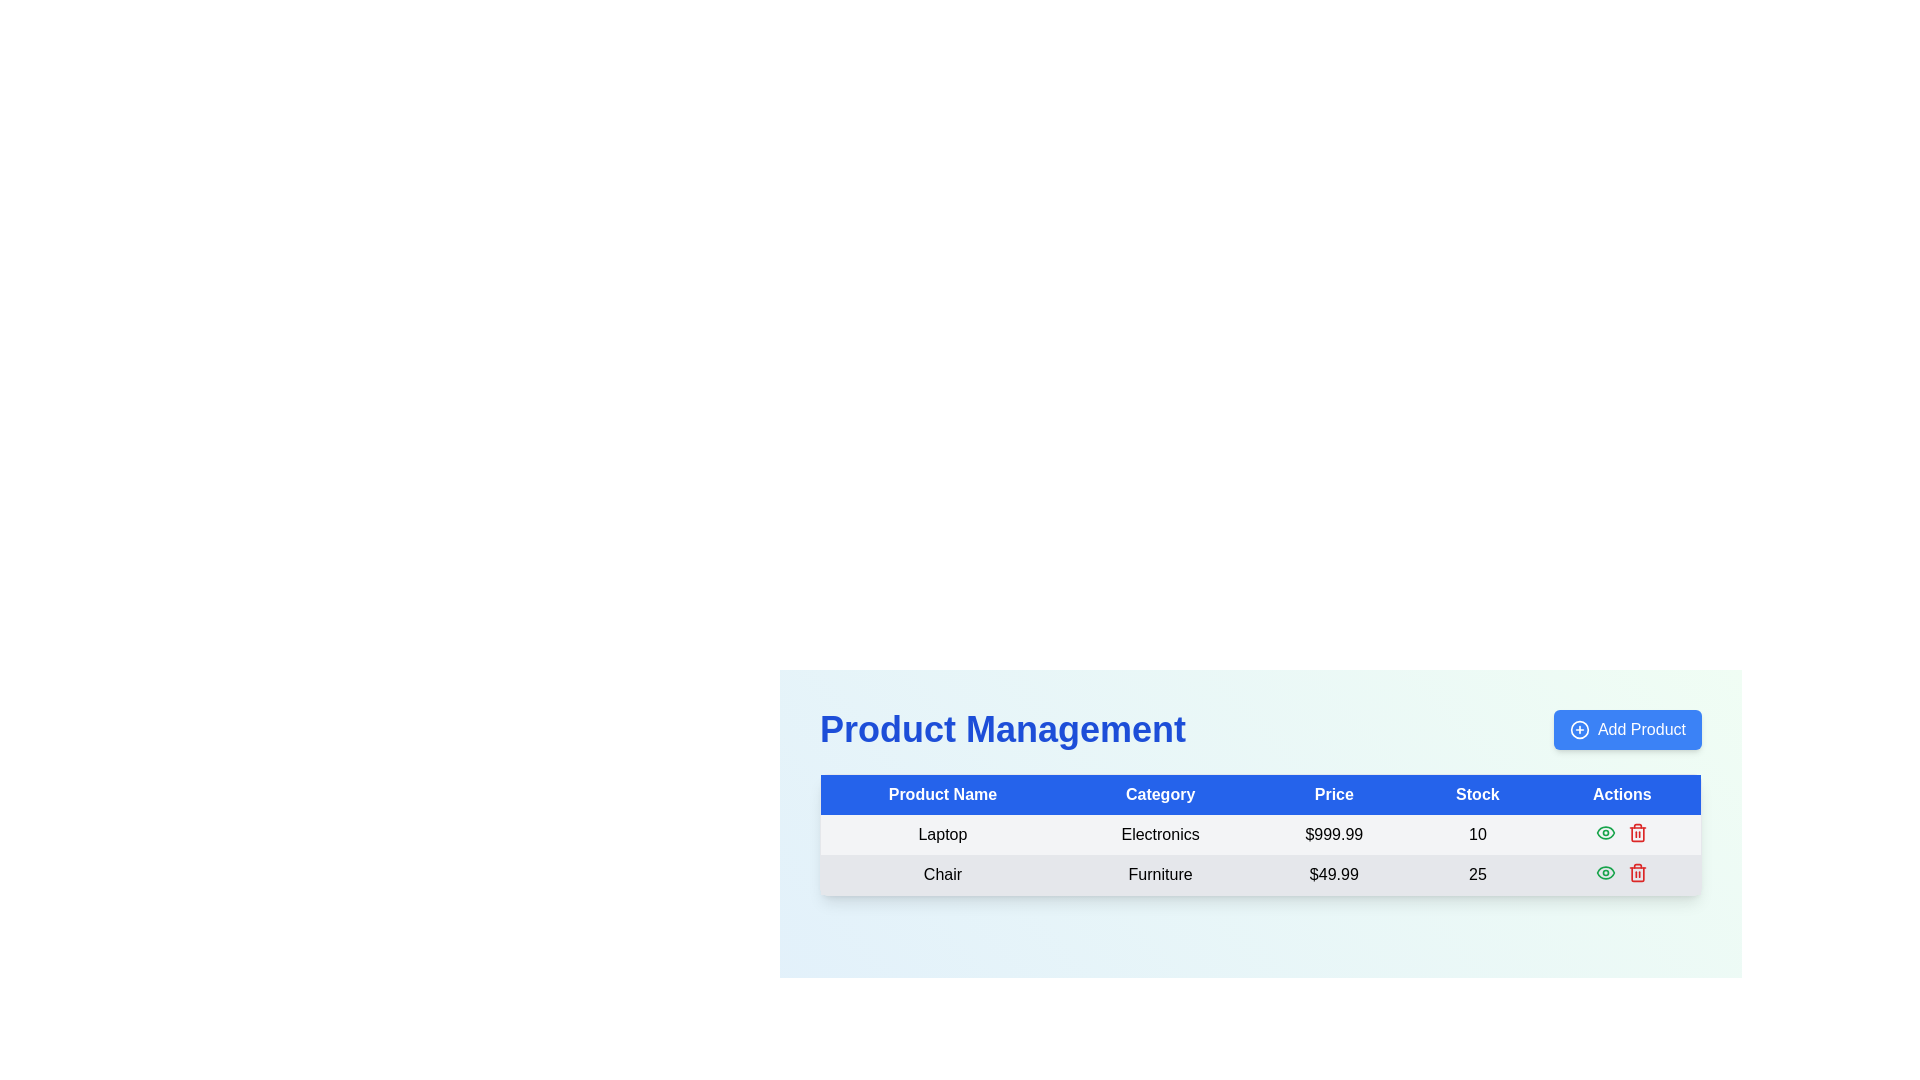 This screenshot has width=1920, height=1080. Describe the element at coordinates (1638, 871) in the screenshot. I see `the trash icon button located in the 'Actions' column of the second row of the product table` at that location.